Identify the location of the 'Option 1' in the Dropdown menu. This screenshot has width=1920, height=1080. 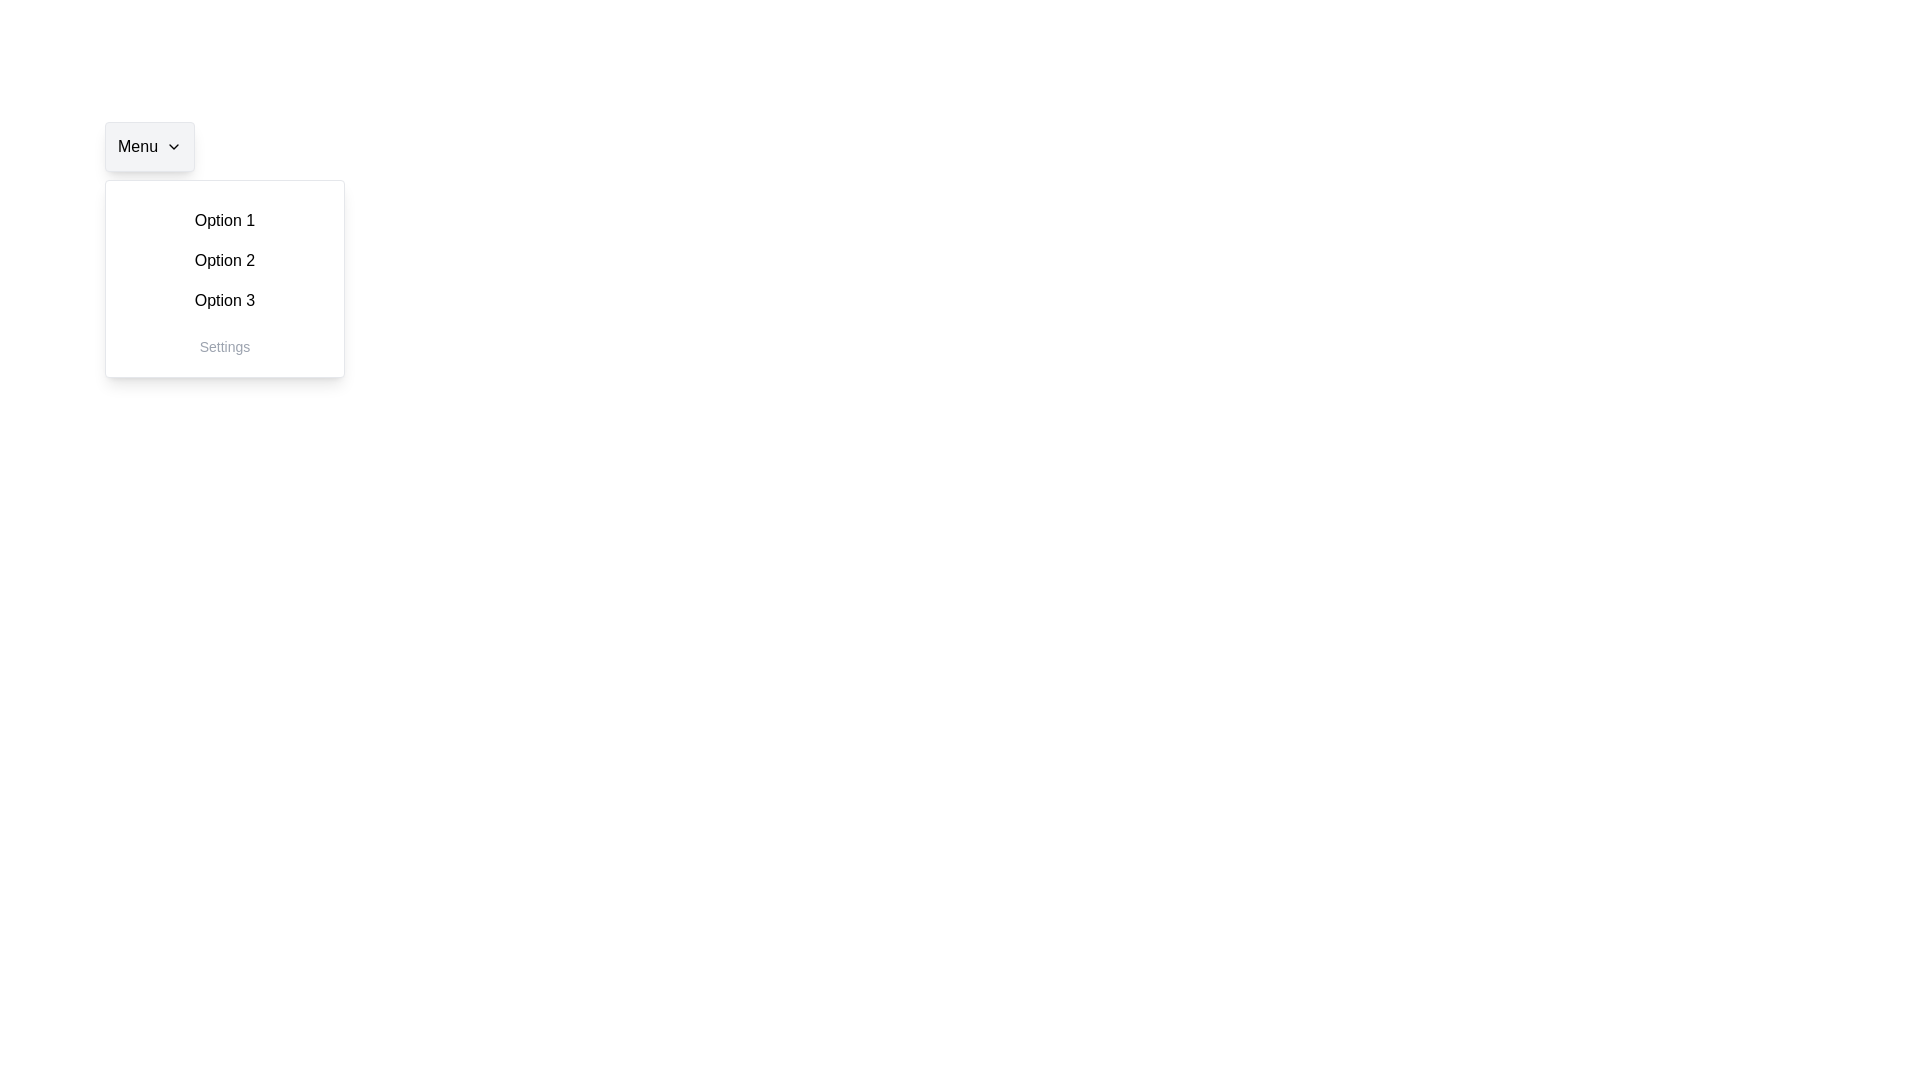
(225, 278).